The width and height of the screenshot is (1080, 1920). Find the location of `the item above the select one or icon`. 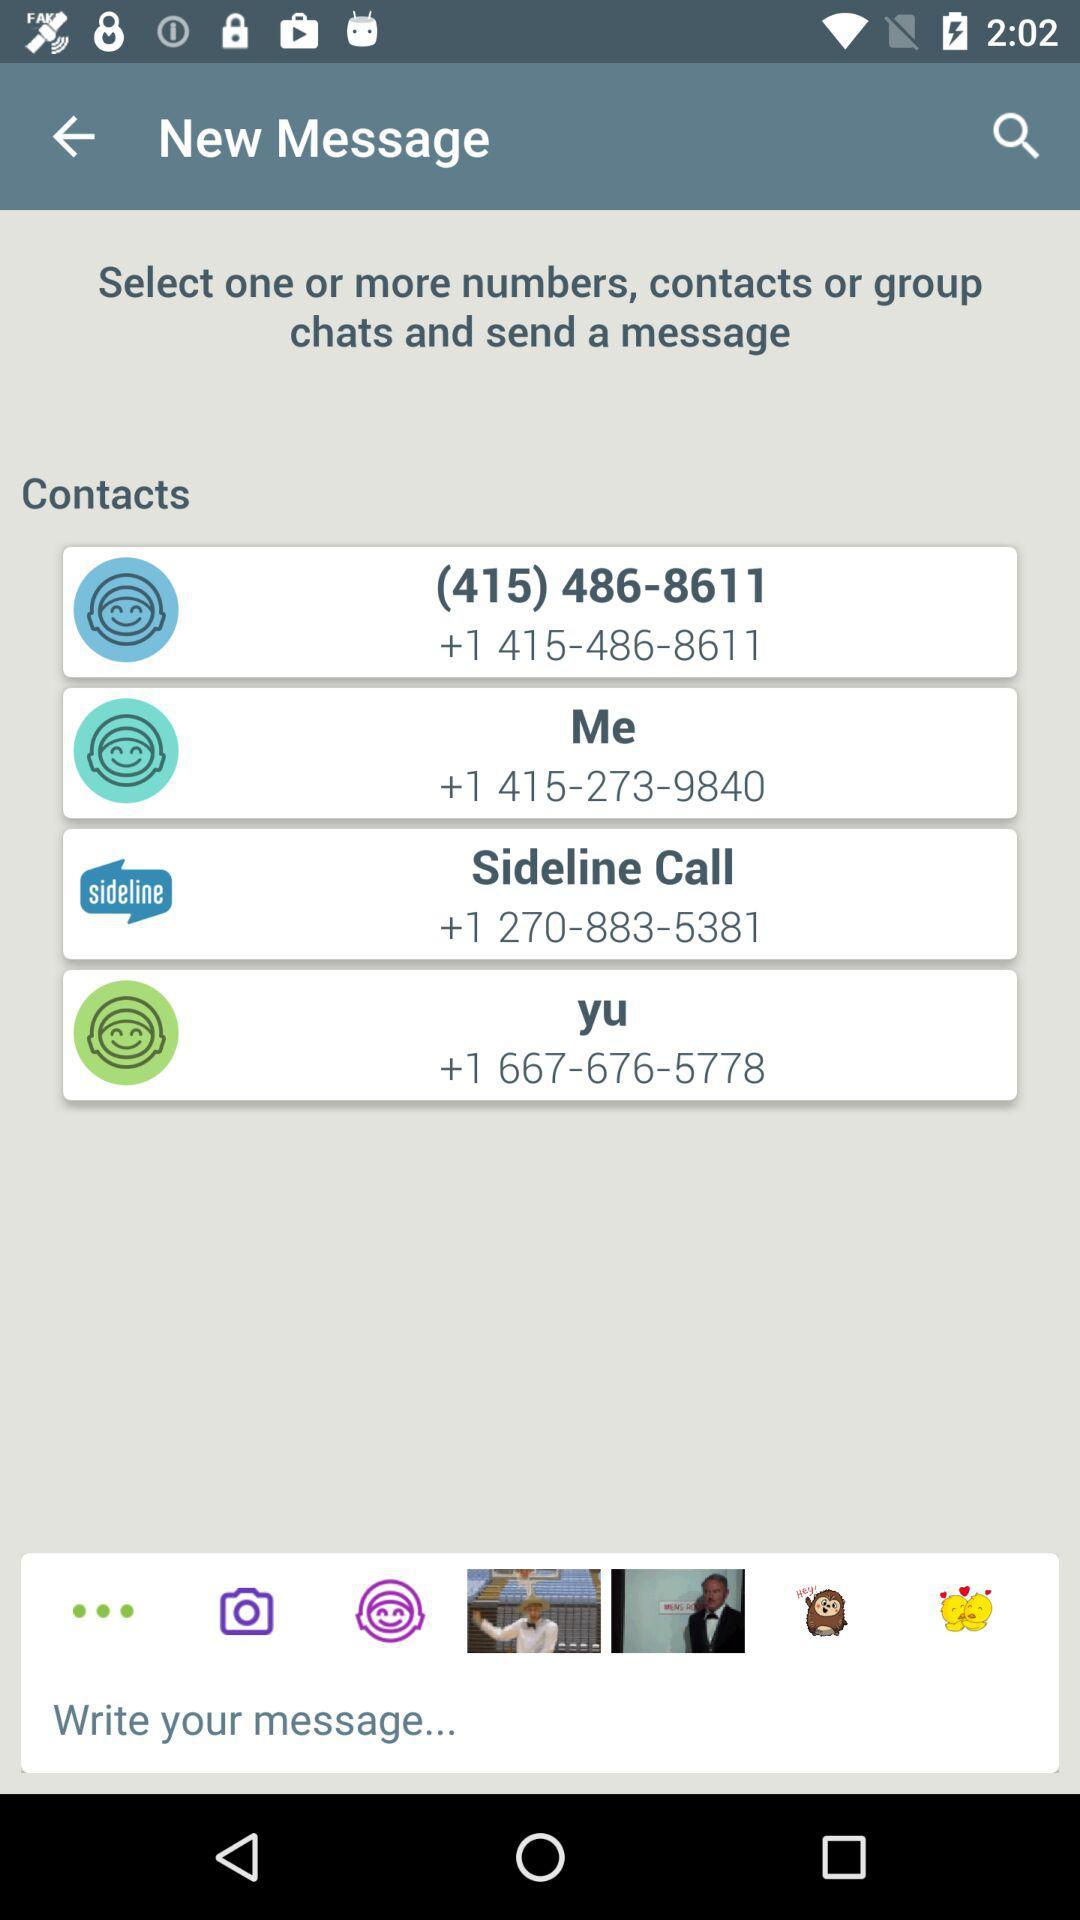

the item above the select one or icon is located at coordinates (72, 135).